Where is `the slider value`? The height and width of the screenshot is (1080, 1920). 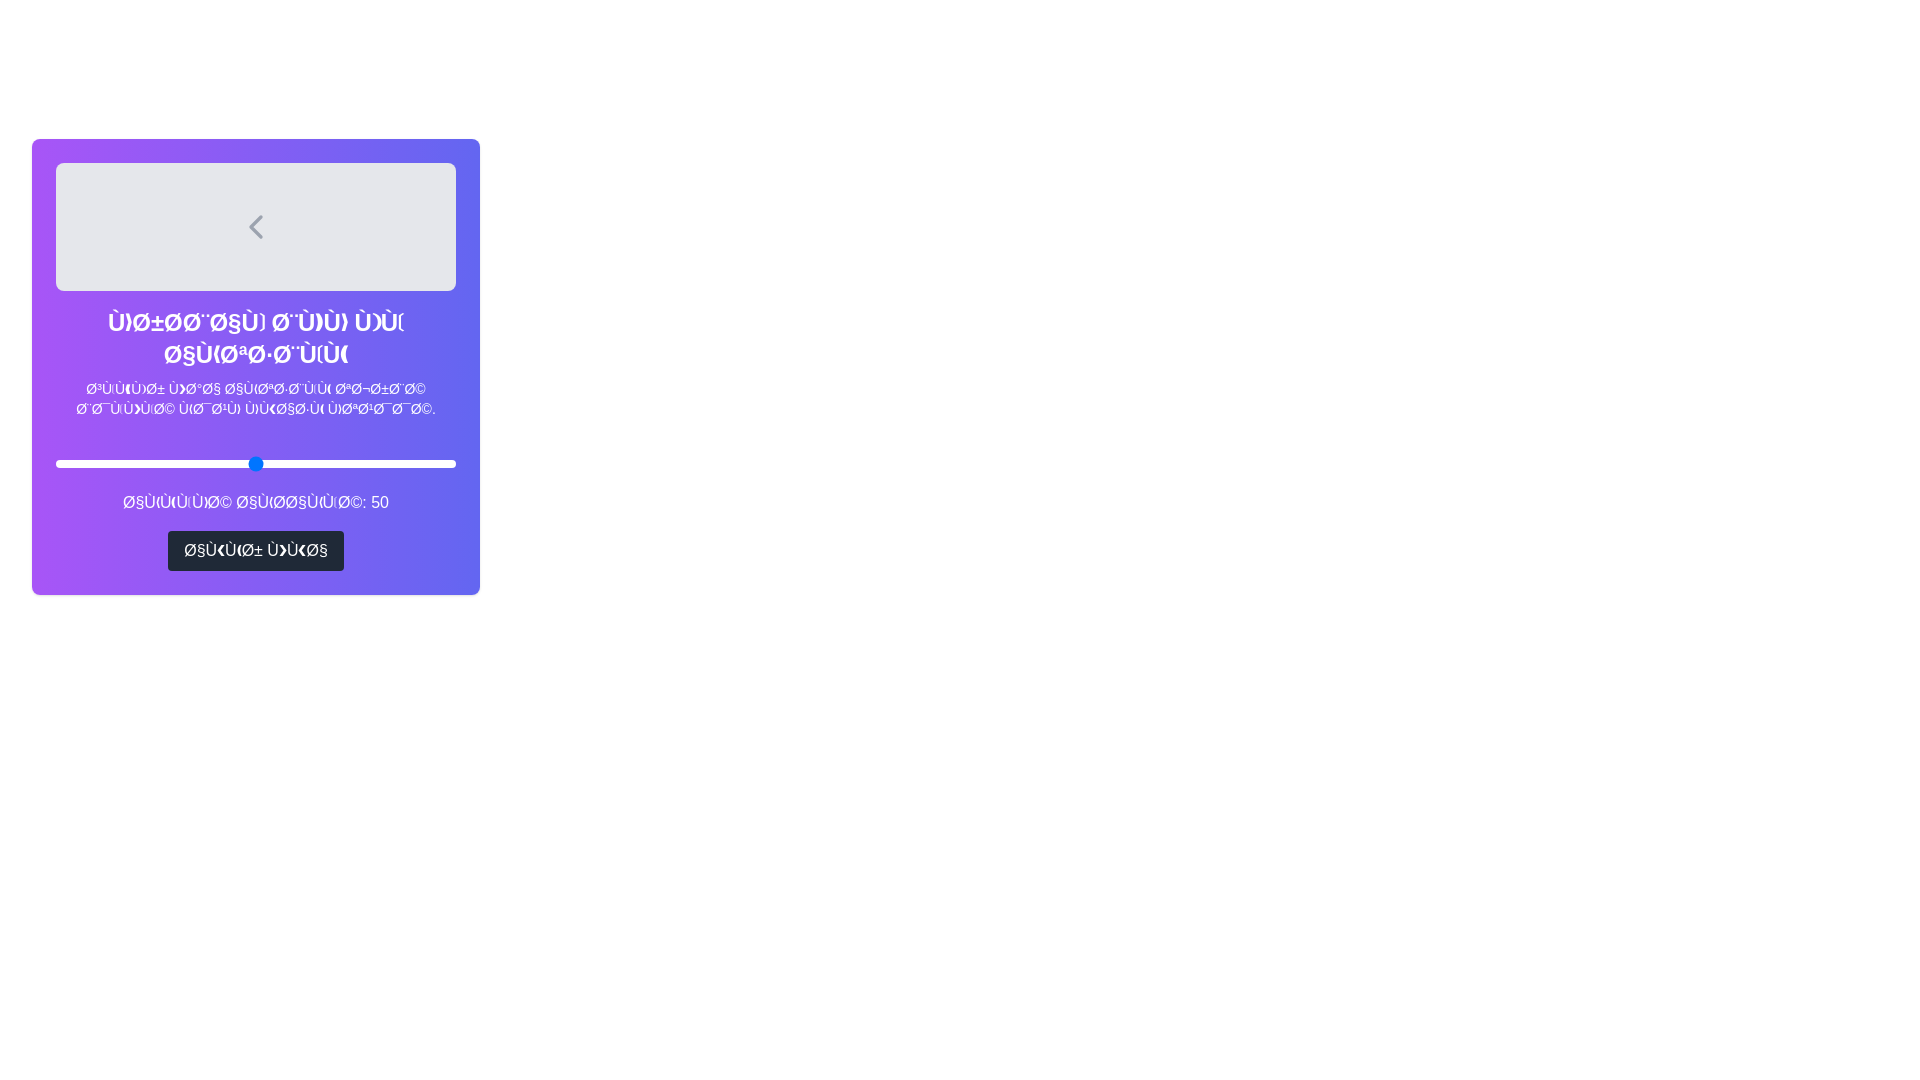
the slider value is located at coordinates (254, 463).